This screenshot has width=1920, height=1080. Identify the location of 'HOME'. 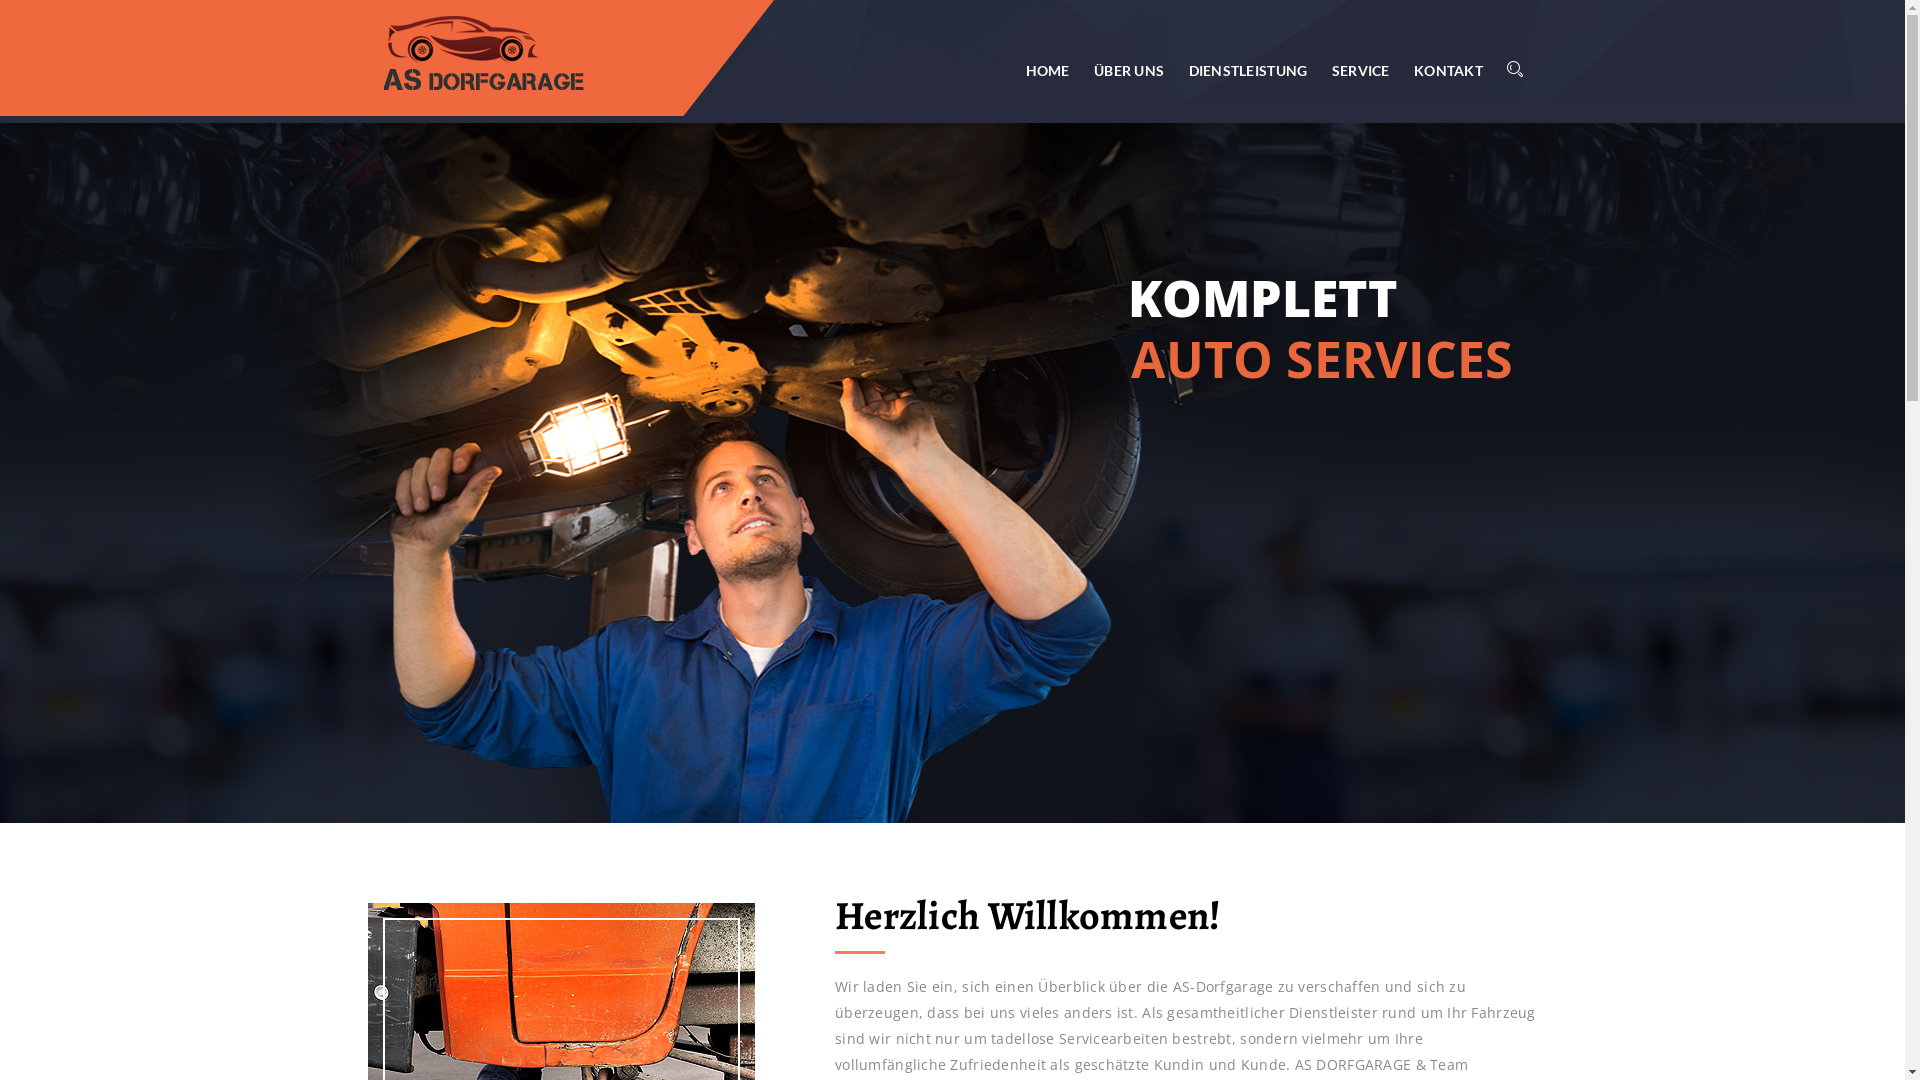
(1016, 69).